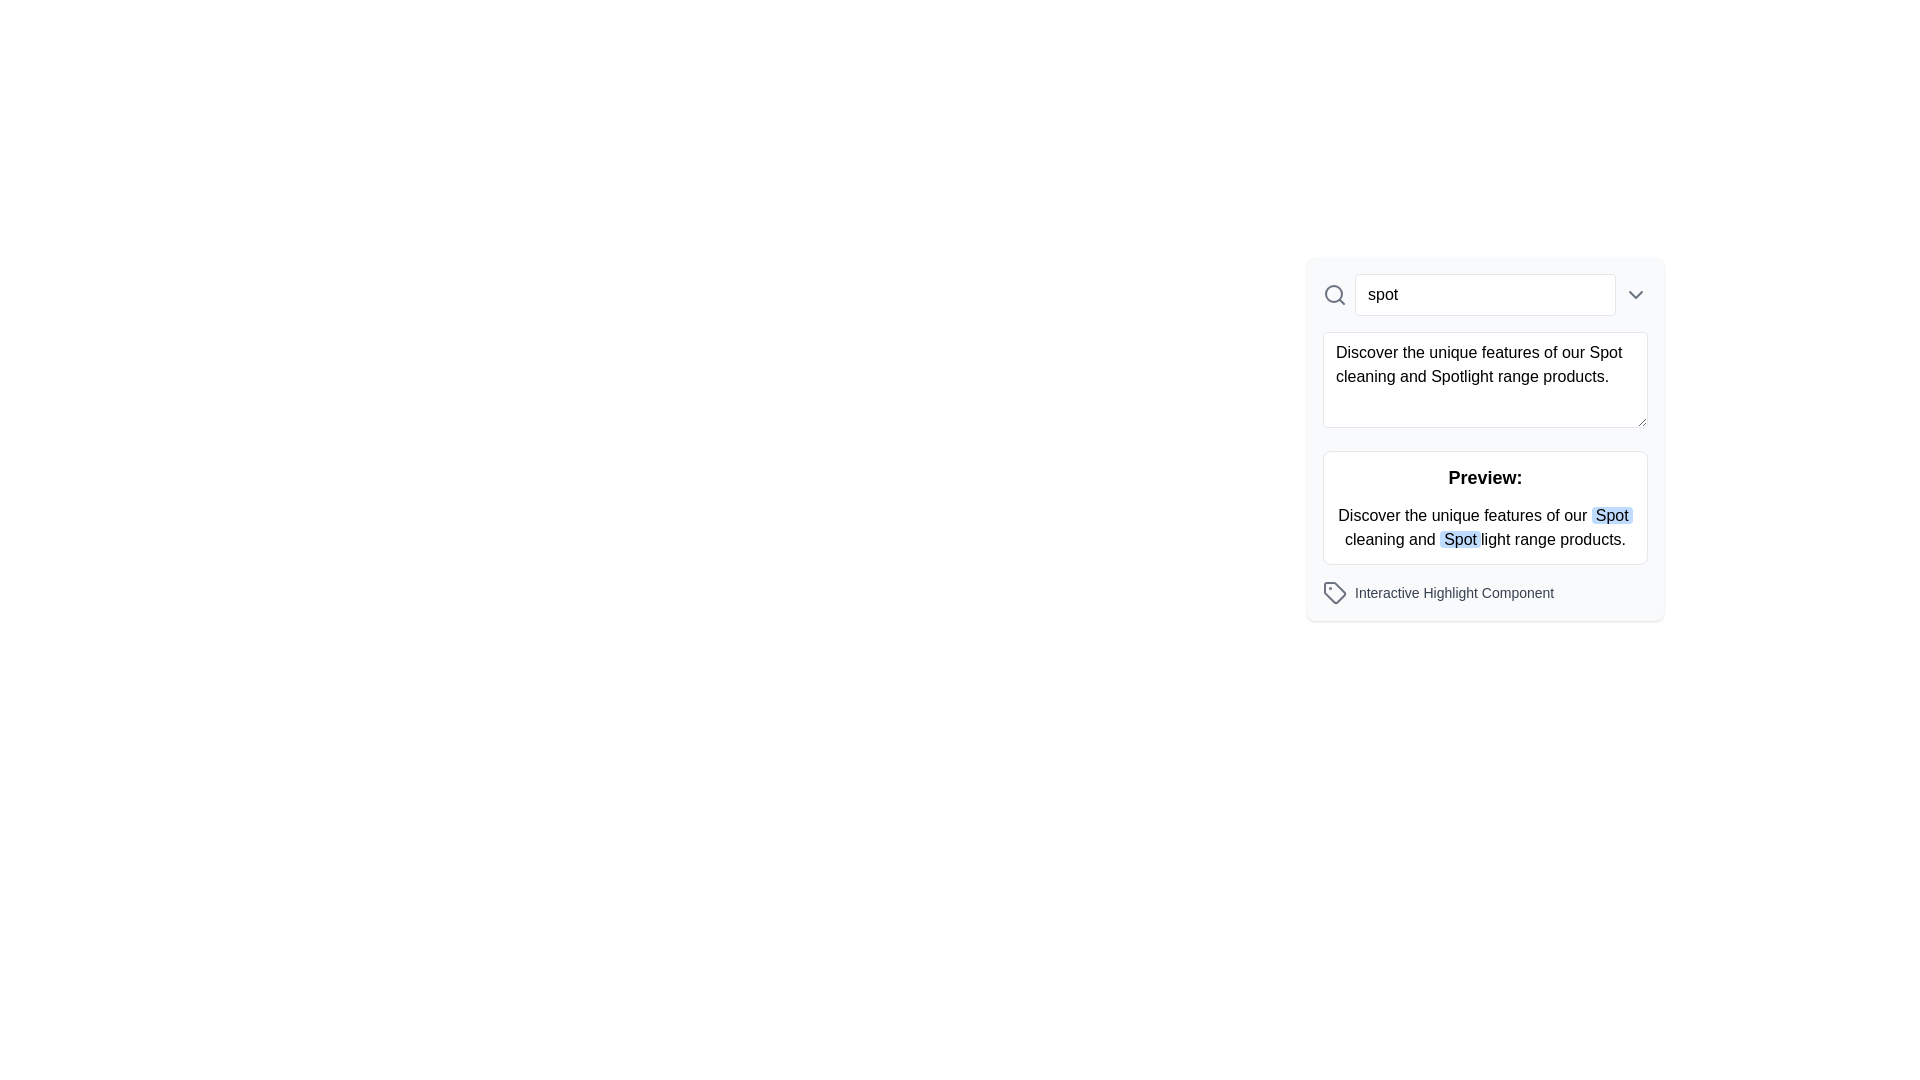  I want to click on the tagging or labeling icon located in the bottom-right region of the interface, represented by an SVG element with a dot at the head of the tag, so click(1334, 592).